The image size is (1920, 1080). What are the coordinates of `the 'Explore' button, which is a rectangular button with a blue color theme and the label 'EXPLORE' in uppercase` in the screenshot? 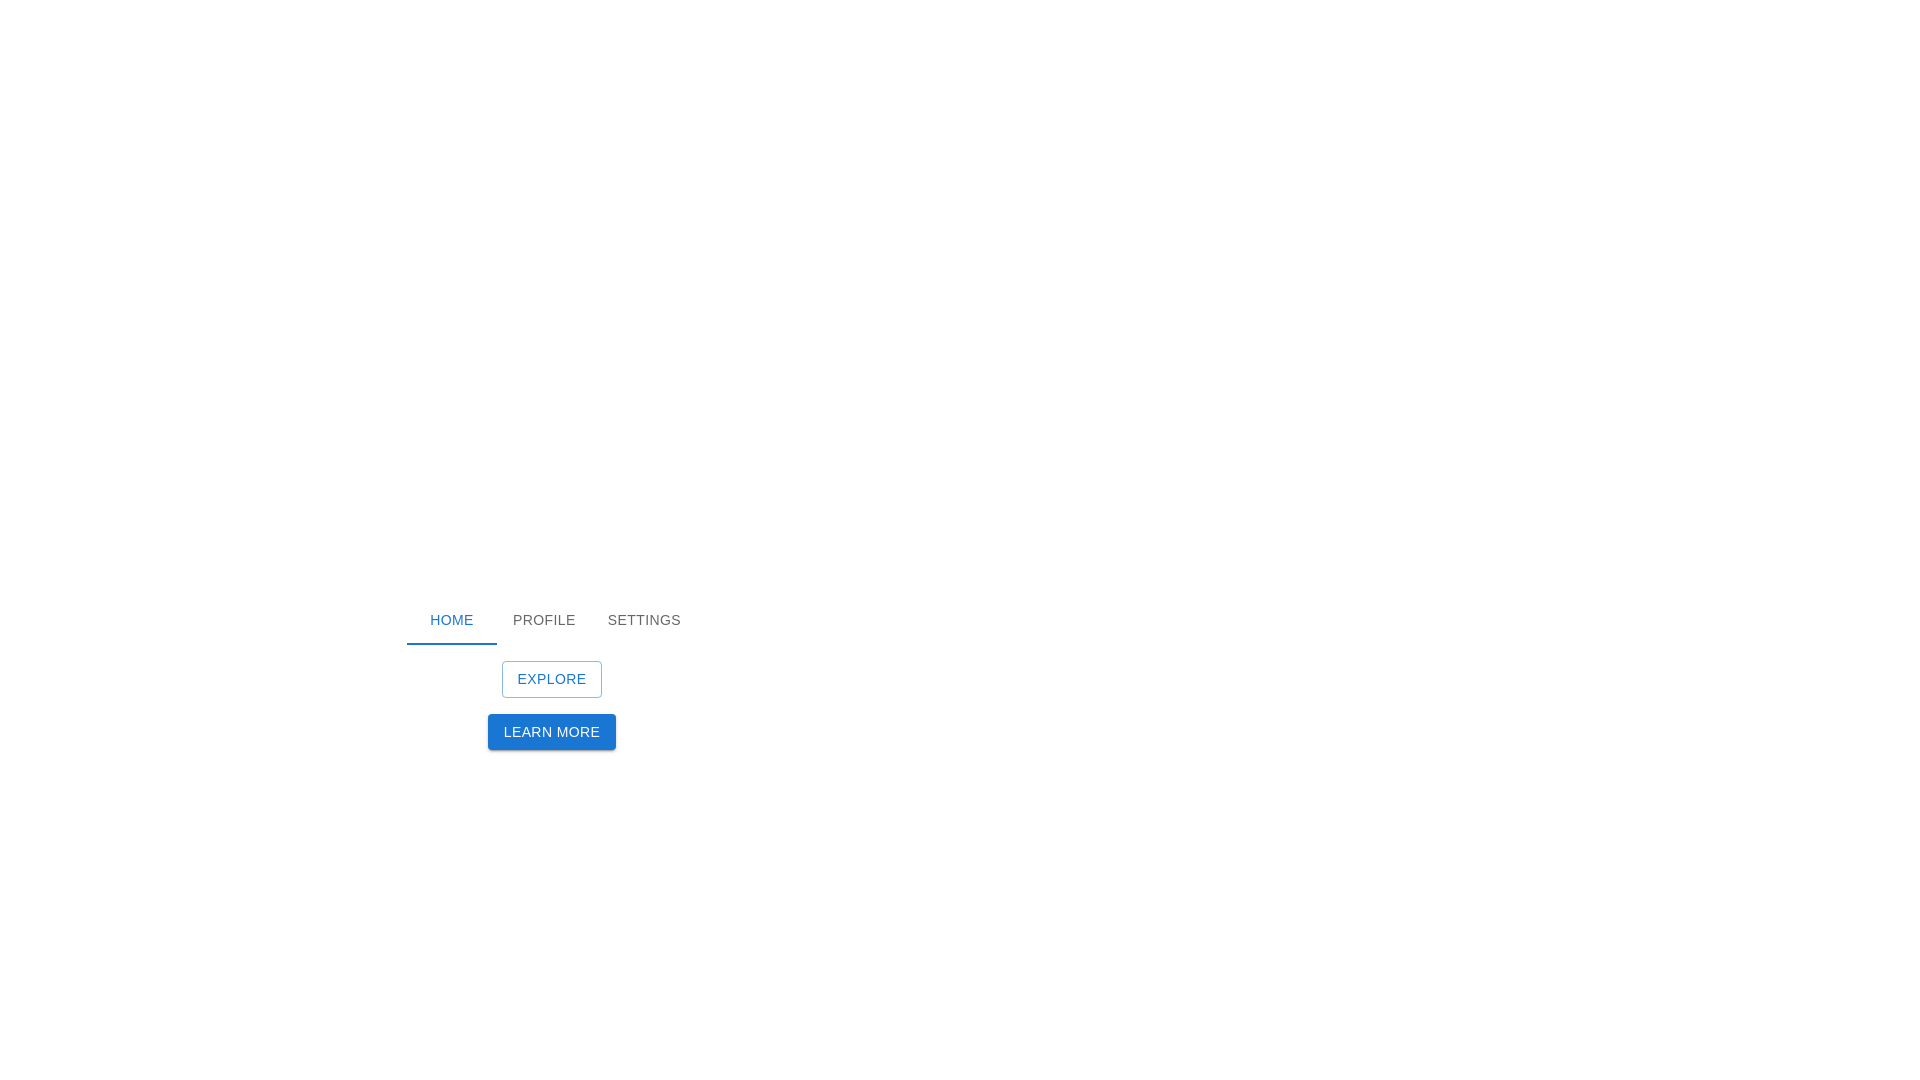 It's located at (552, 678).